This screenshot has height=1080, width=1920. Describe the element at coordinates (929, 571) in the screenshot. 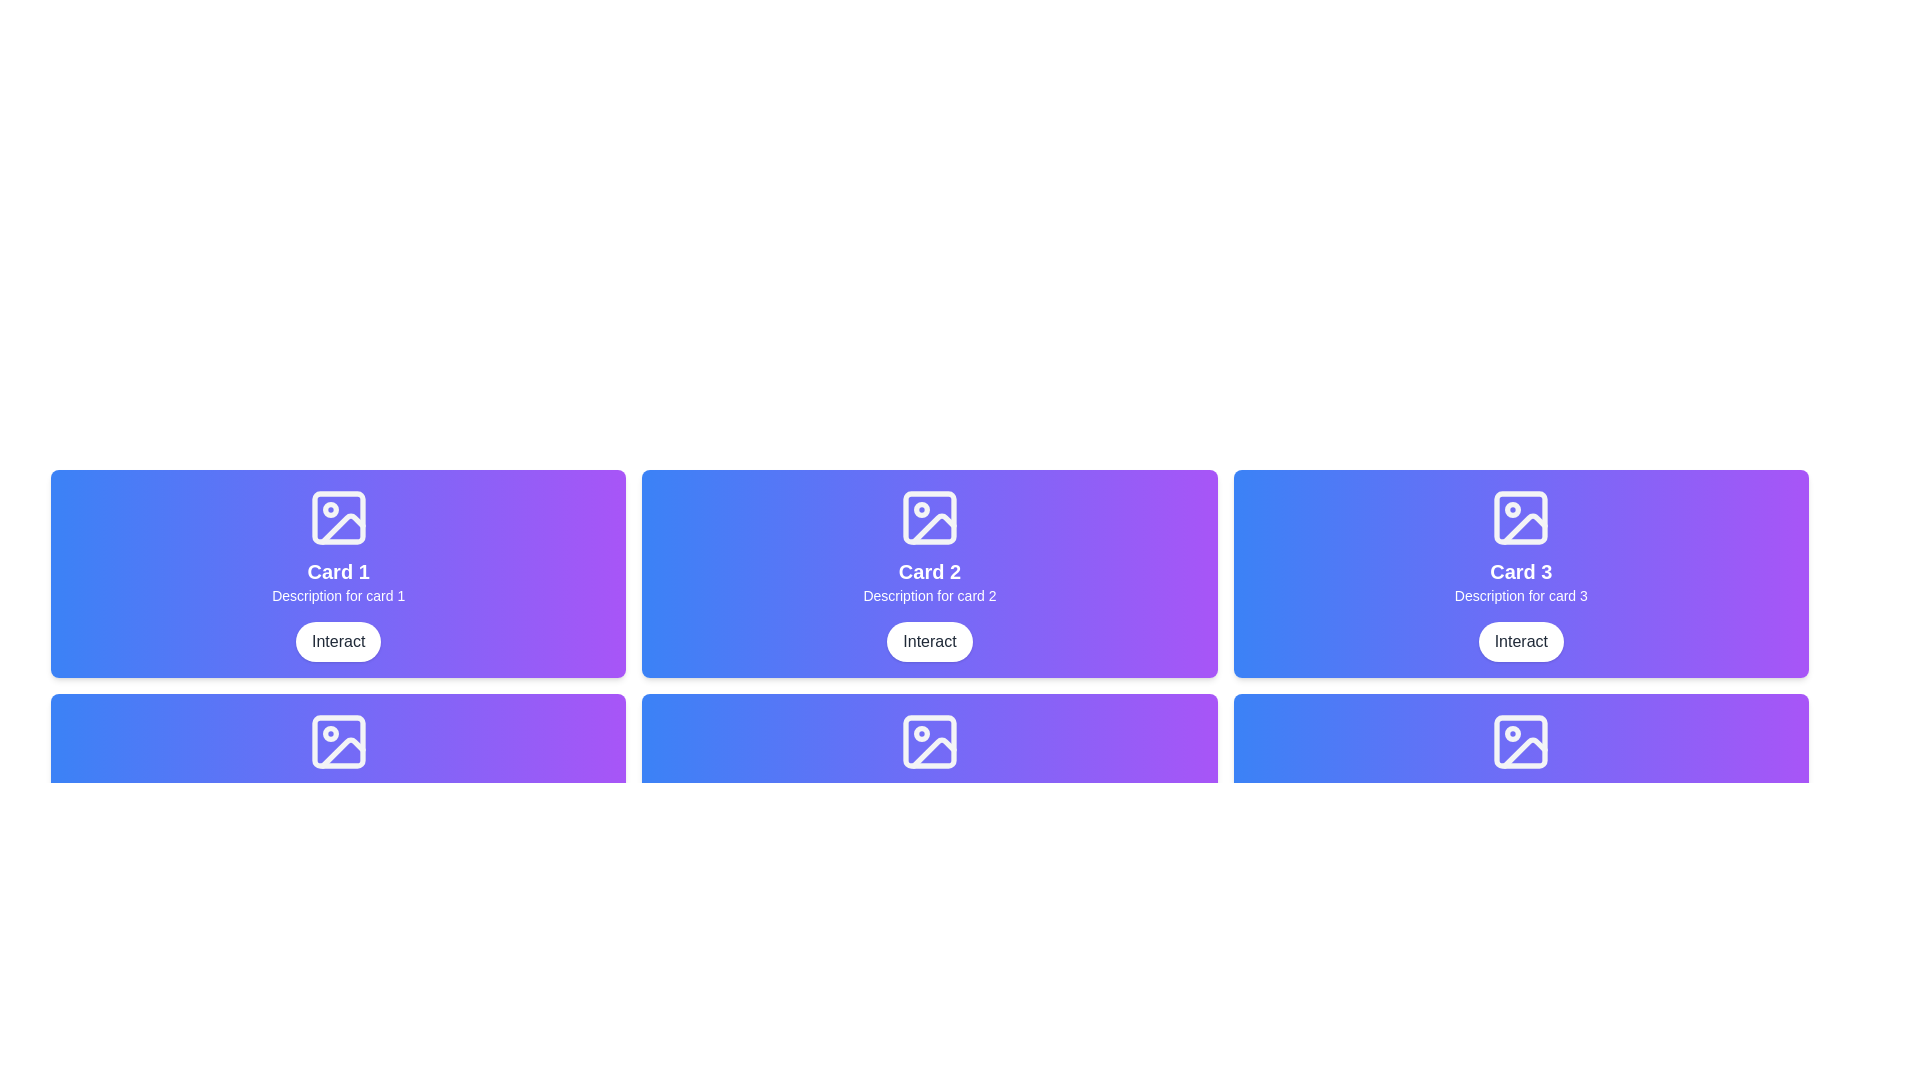

I see `the text element displaying 'Card 2', which is styled in bold and located at the top-middle section of the middle card in a row of three cards with a gradient blue-to-purple background` at that location.